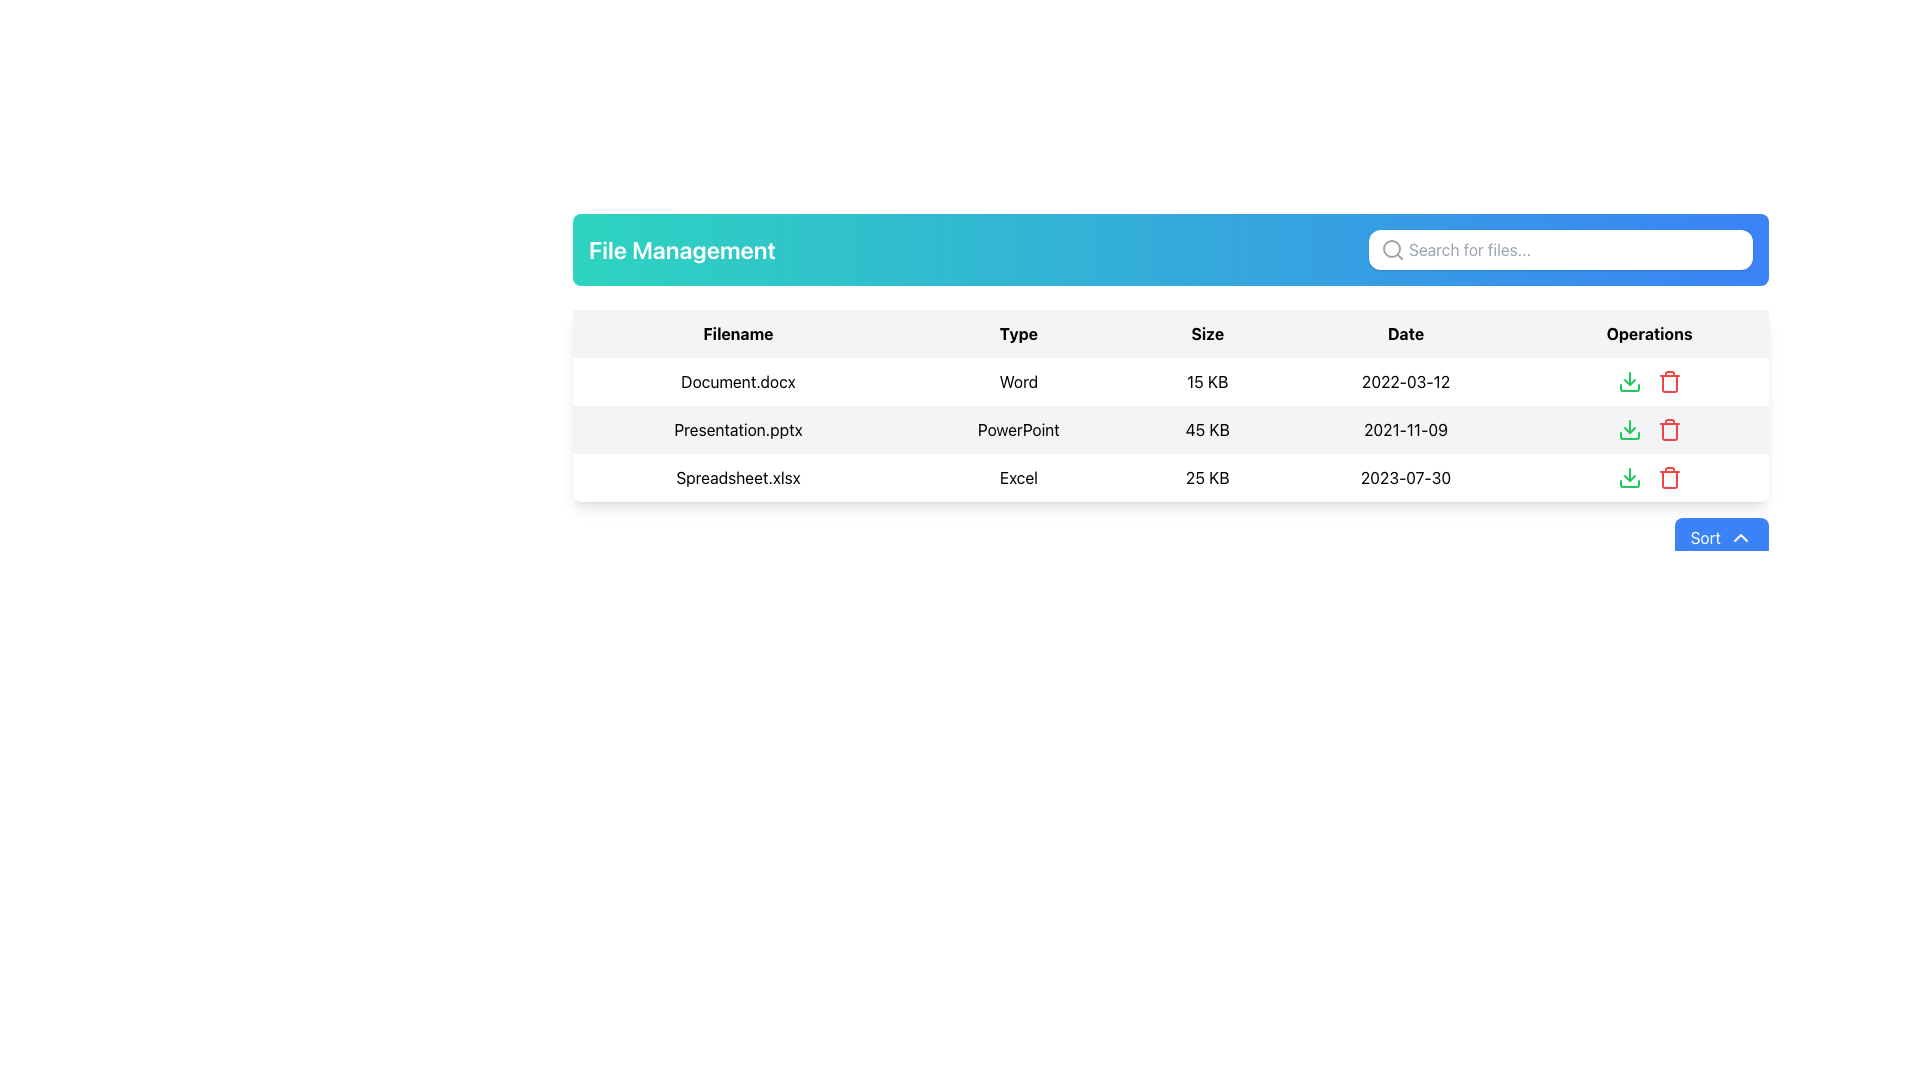 The width and height of the screenshot is (1920, 1080). Describe the element at coordinates (1206, 333) in the screenshot. I see `the 'Size' table header, a bold text label in black font, which is the third column header in the table, located between the 'Type' and 'Date' headers` at that location.